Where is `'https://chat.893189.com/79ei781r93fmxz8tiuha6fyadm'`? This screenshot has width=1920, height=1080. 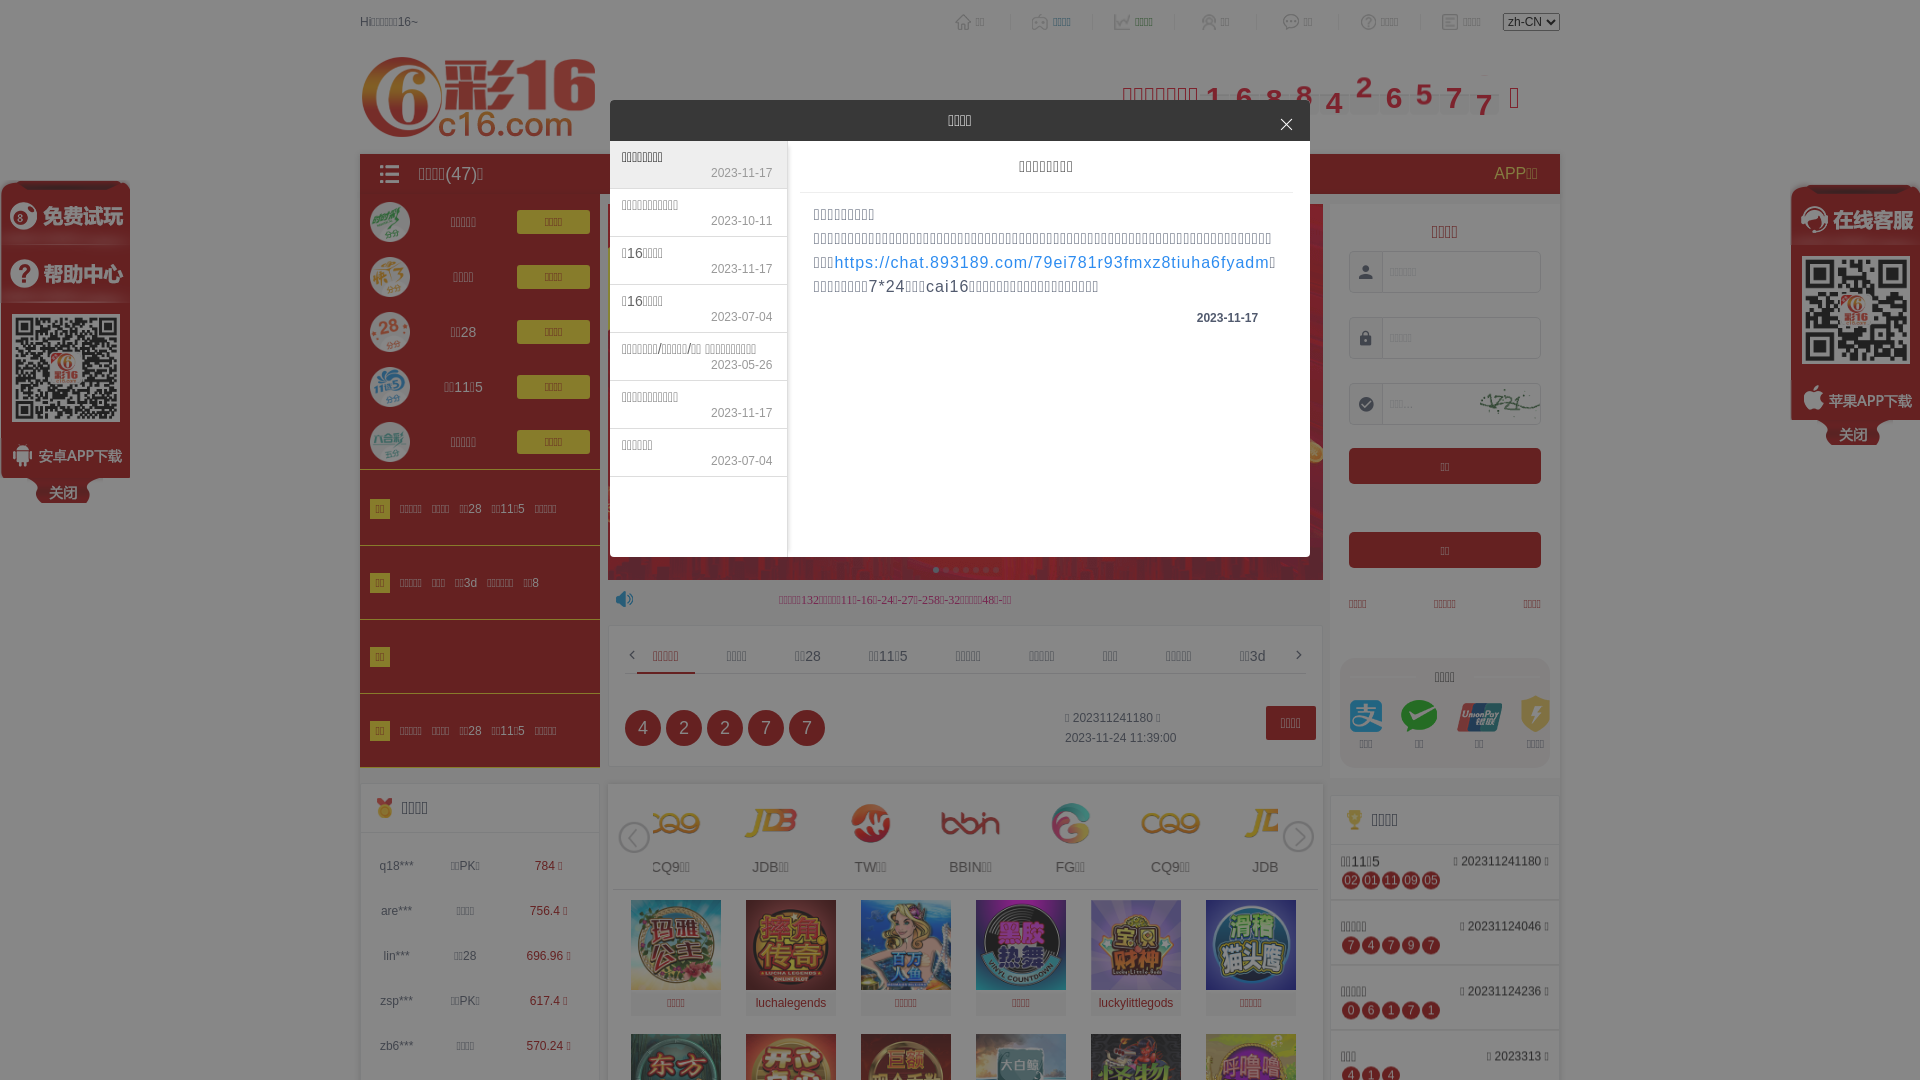
'https://chat.893189.com/79ei781r93fmxz8tiuha6fyadm' is located at coordinates (1050, 261).